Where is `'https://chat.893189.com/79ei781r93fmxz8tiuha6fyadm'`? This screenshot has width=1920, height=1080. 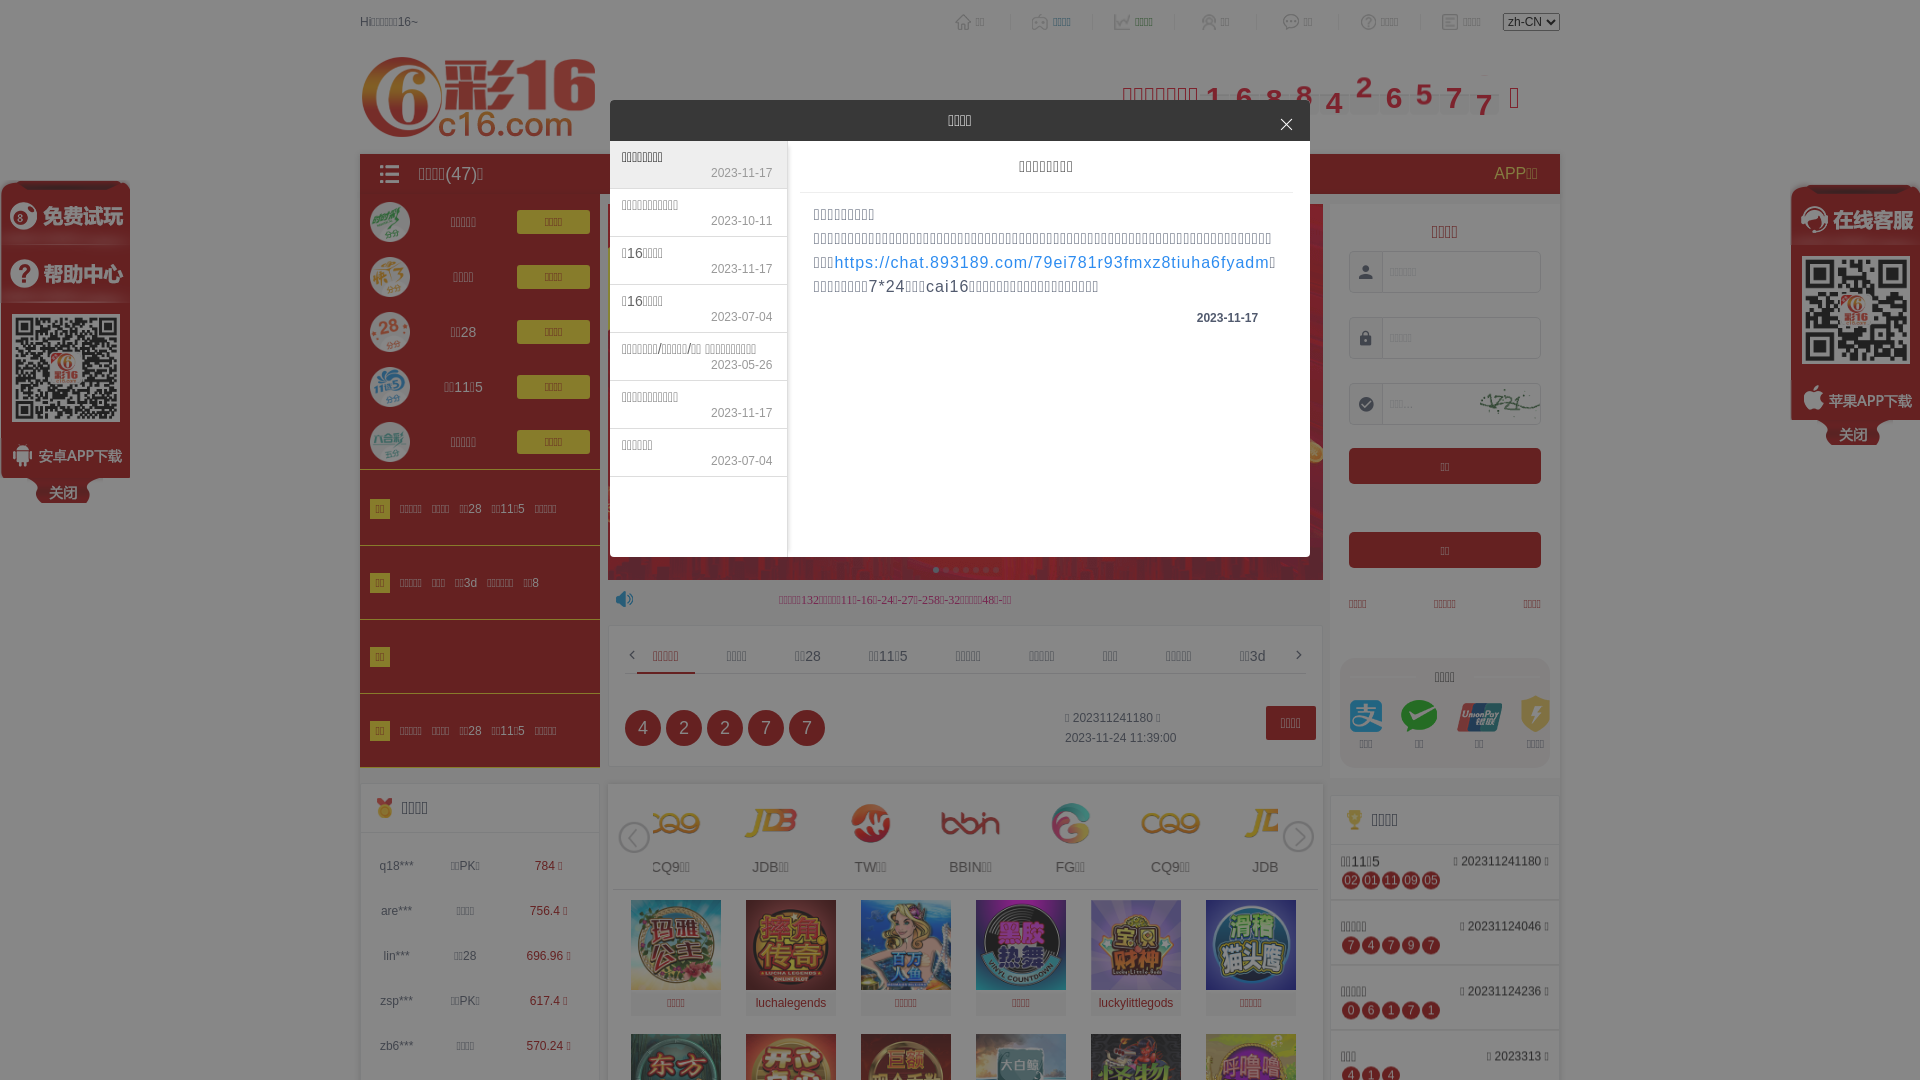
'https://chat.893189.com/79ei781r93fmxz8tiuha6fyadm' is located at coordinates (1050, 261).